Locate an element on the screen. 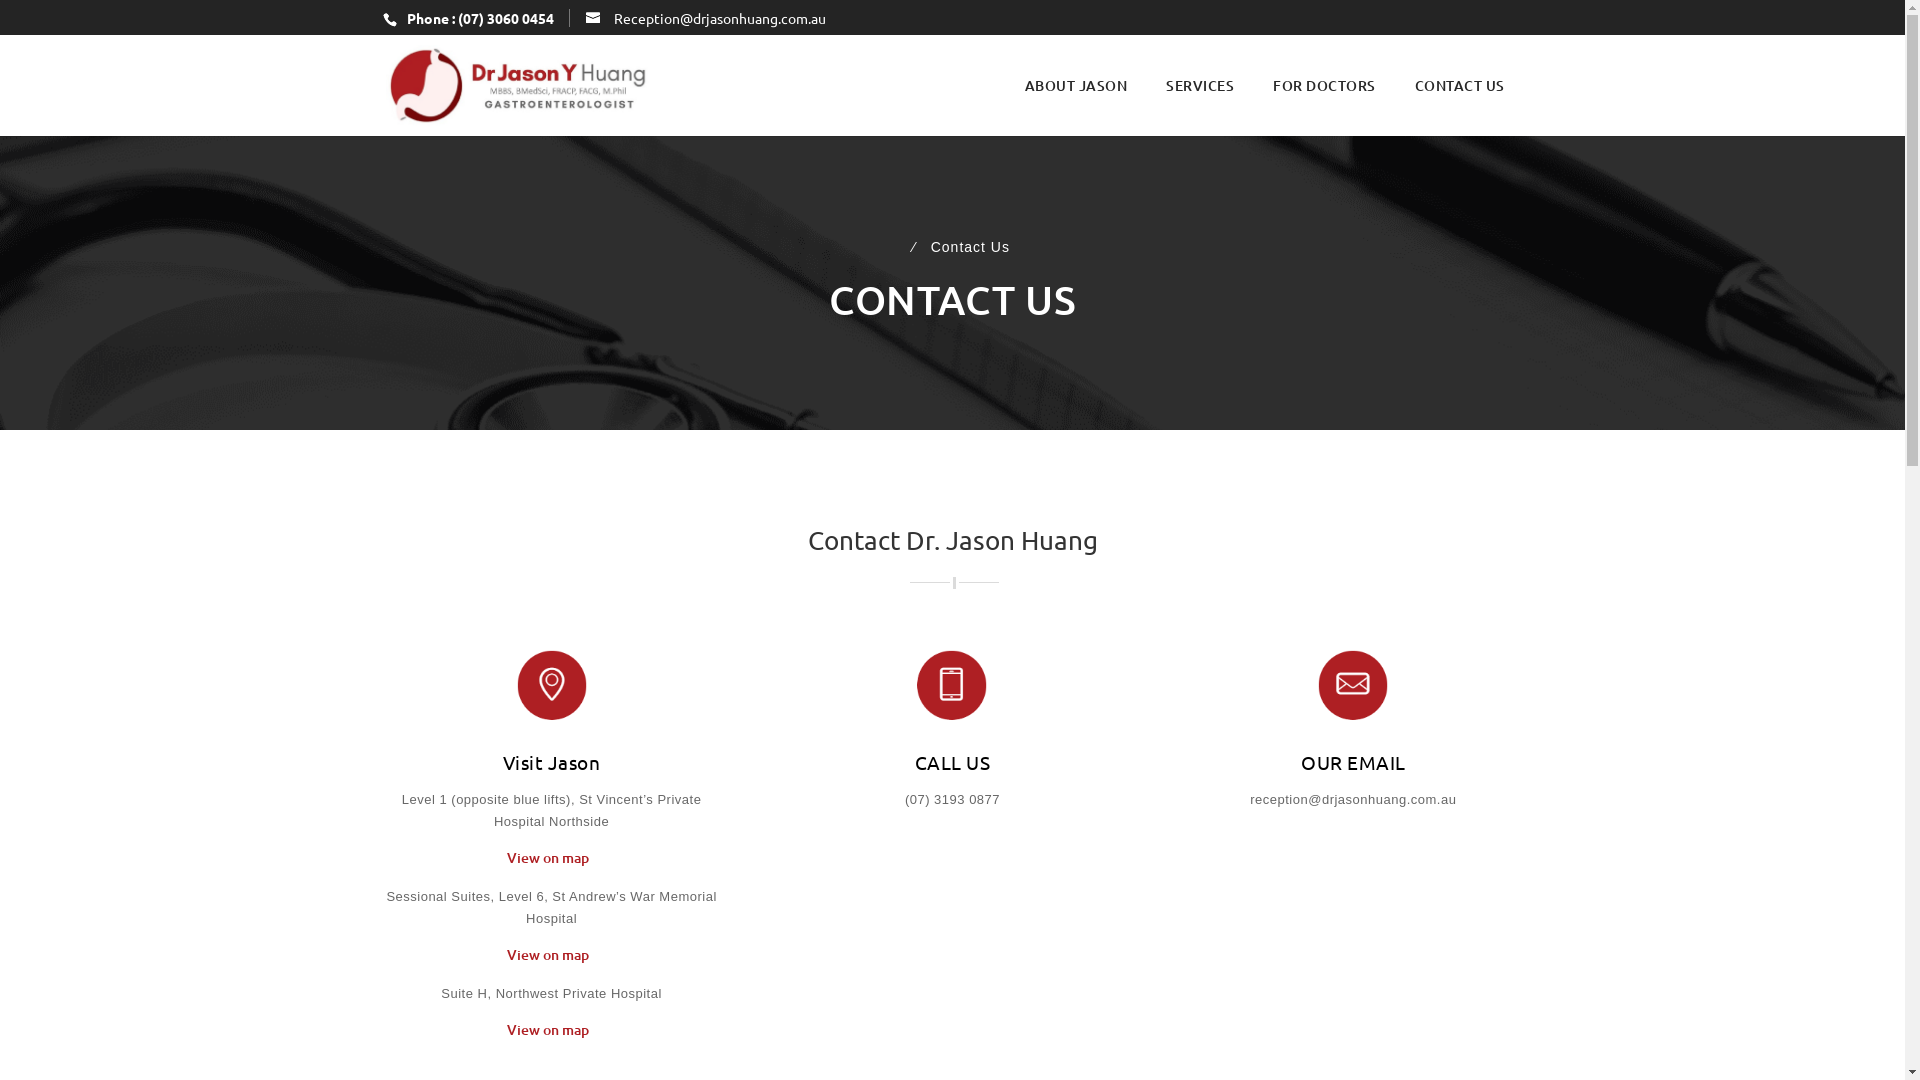  'CONTACT US' is located at coordinates (1459, 84).